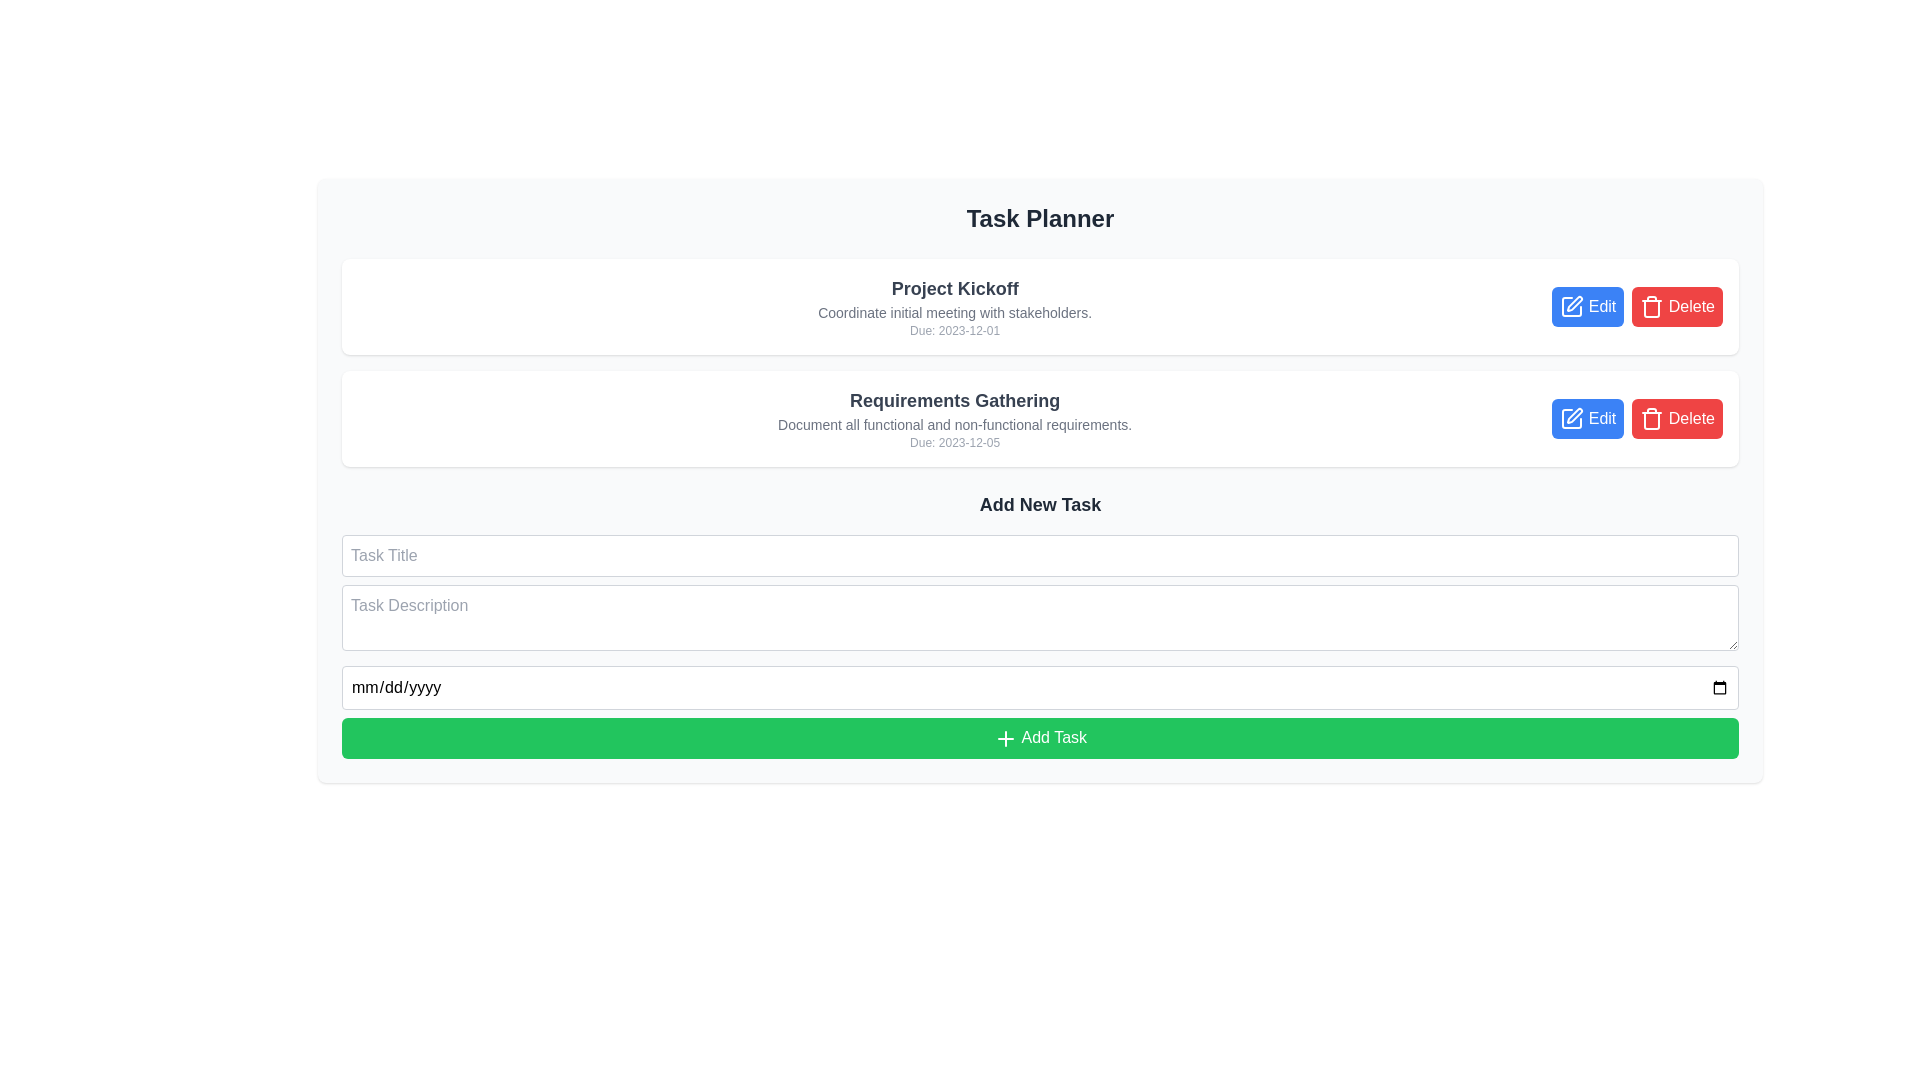  Describe the element at coordinates (1040, 504) in the screenshot. I see `the text label that serves as the title for the task creation section, which indicates to users that they can add a new task below. This label is centrally located near the top of the form, above the input fields for 'Task Title' and 'Task Description.'` at that location.